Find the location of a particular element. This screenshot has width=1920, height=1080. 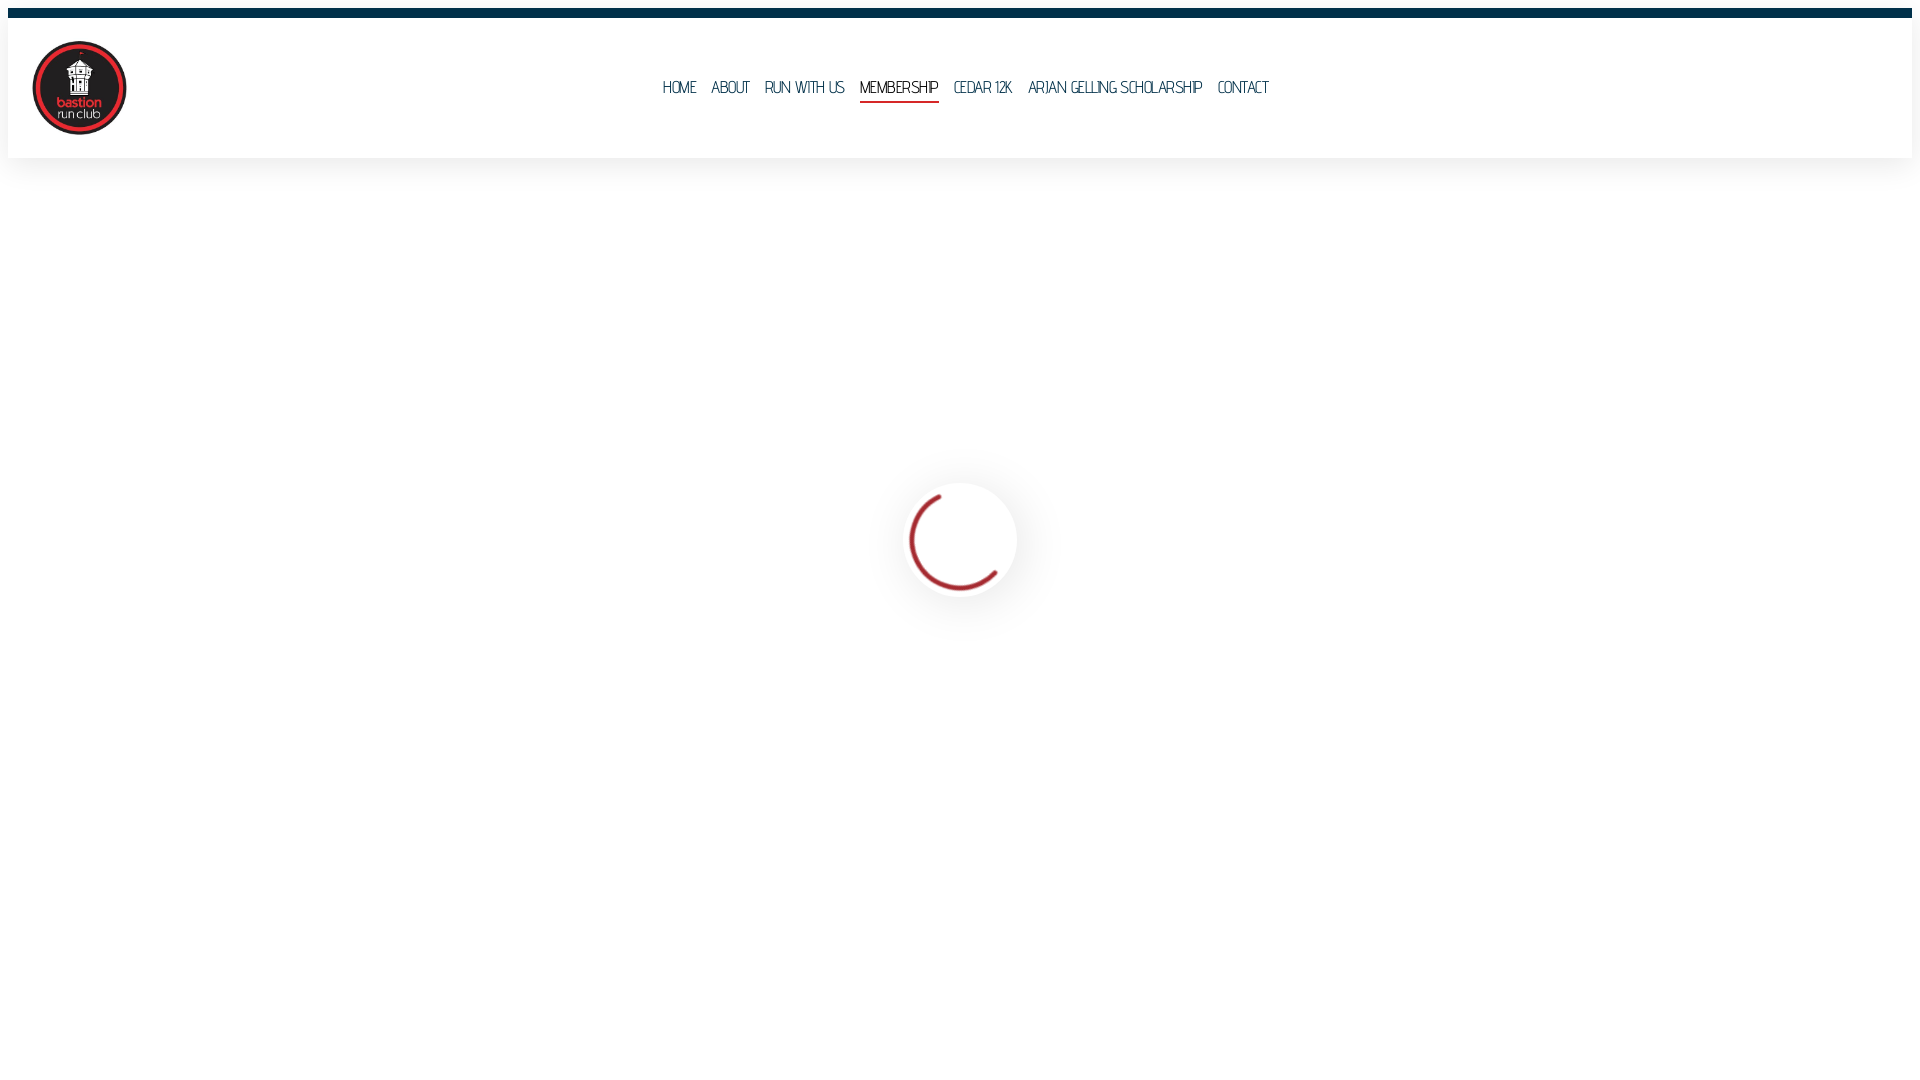

'MEMBERSHIP' is located at coordinates (859, 87).